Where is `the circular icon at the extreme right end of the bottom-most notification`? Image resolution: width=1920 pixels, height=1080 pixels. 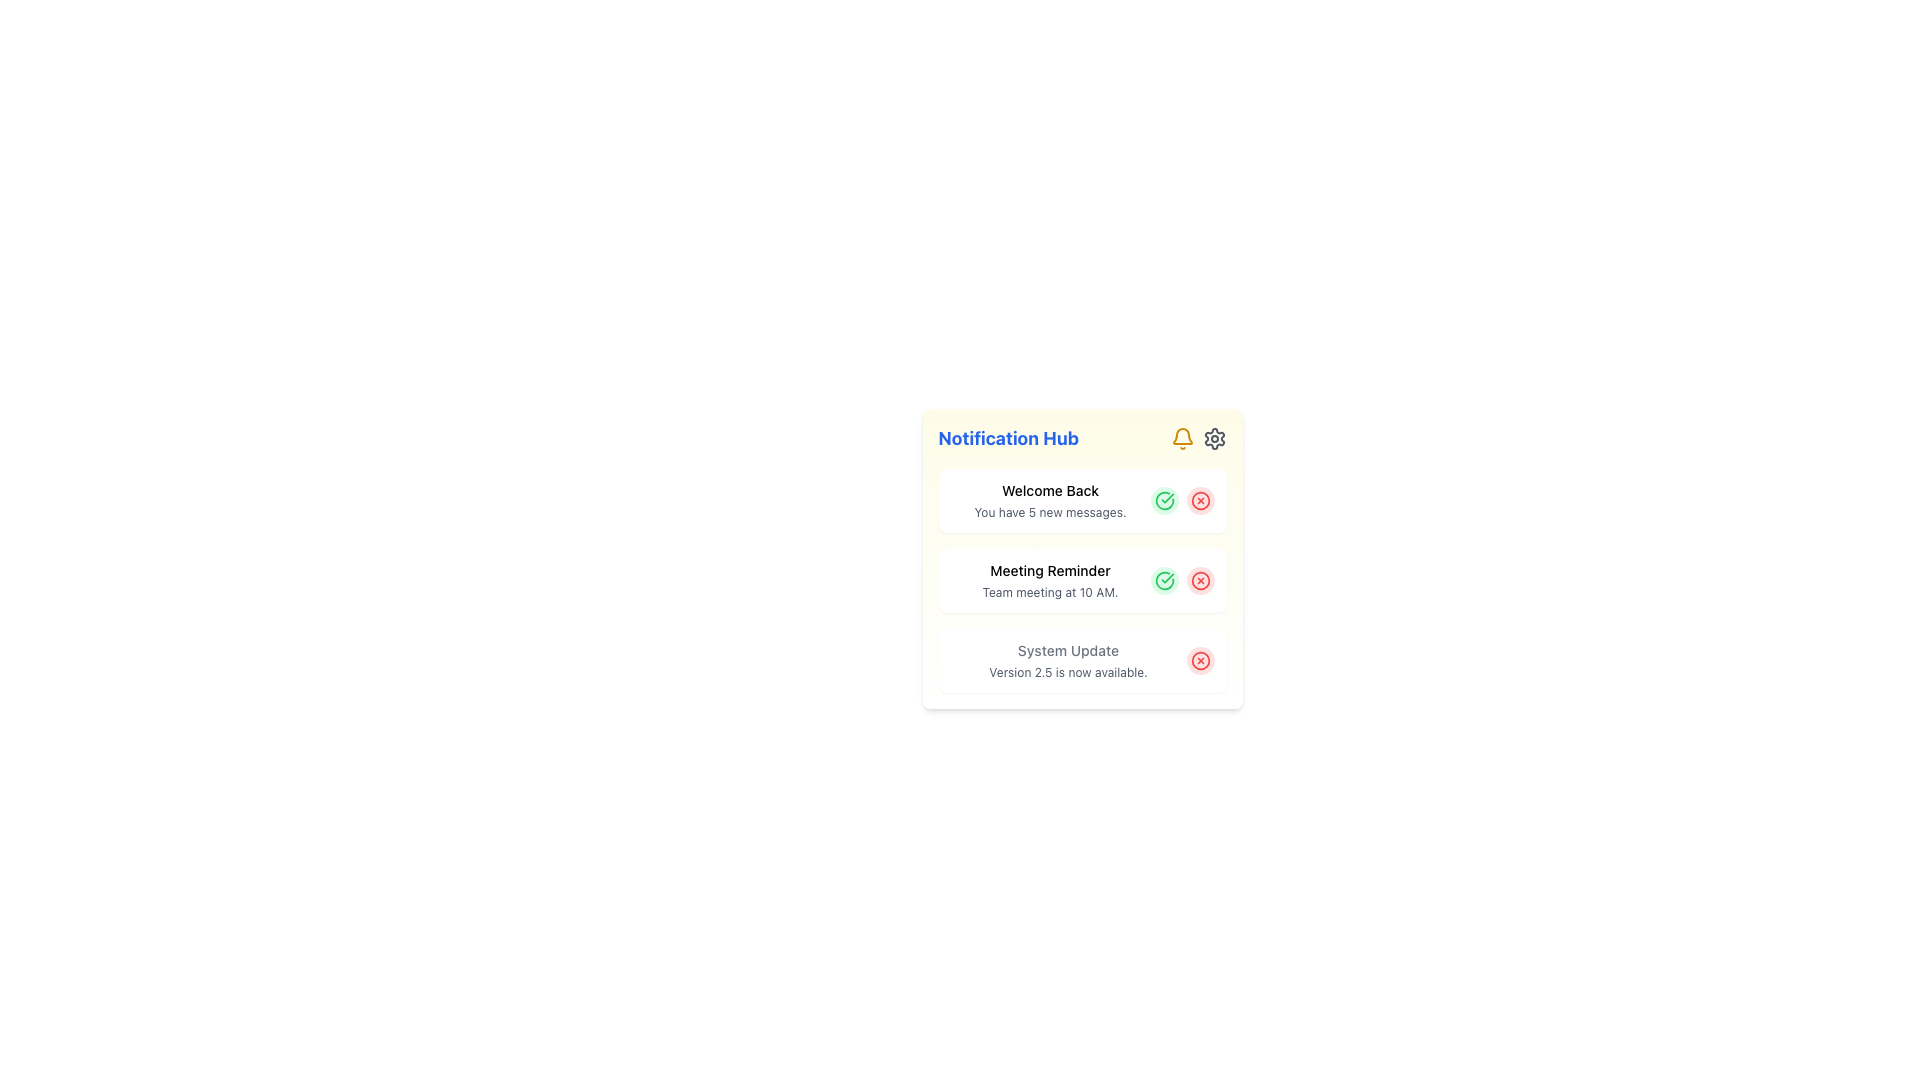 the circular icon at the extreme right end of the bottom-most notification is located at coordinates (1200, 660).